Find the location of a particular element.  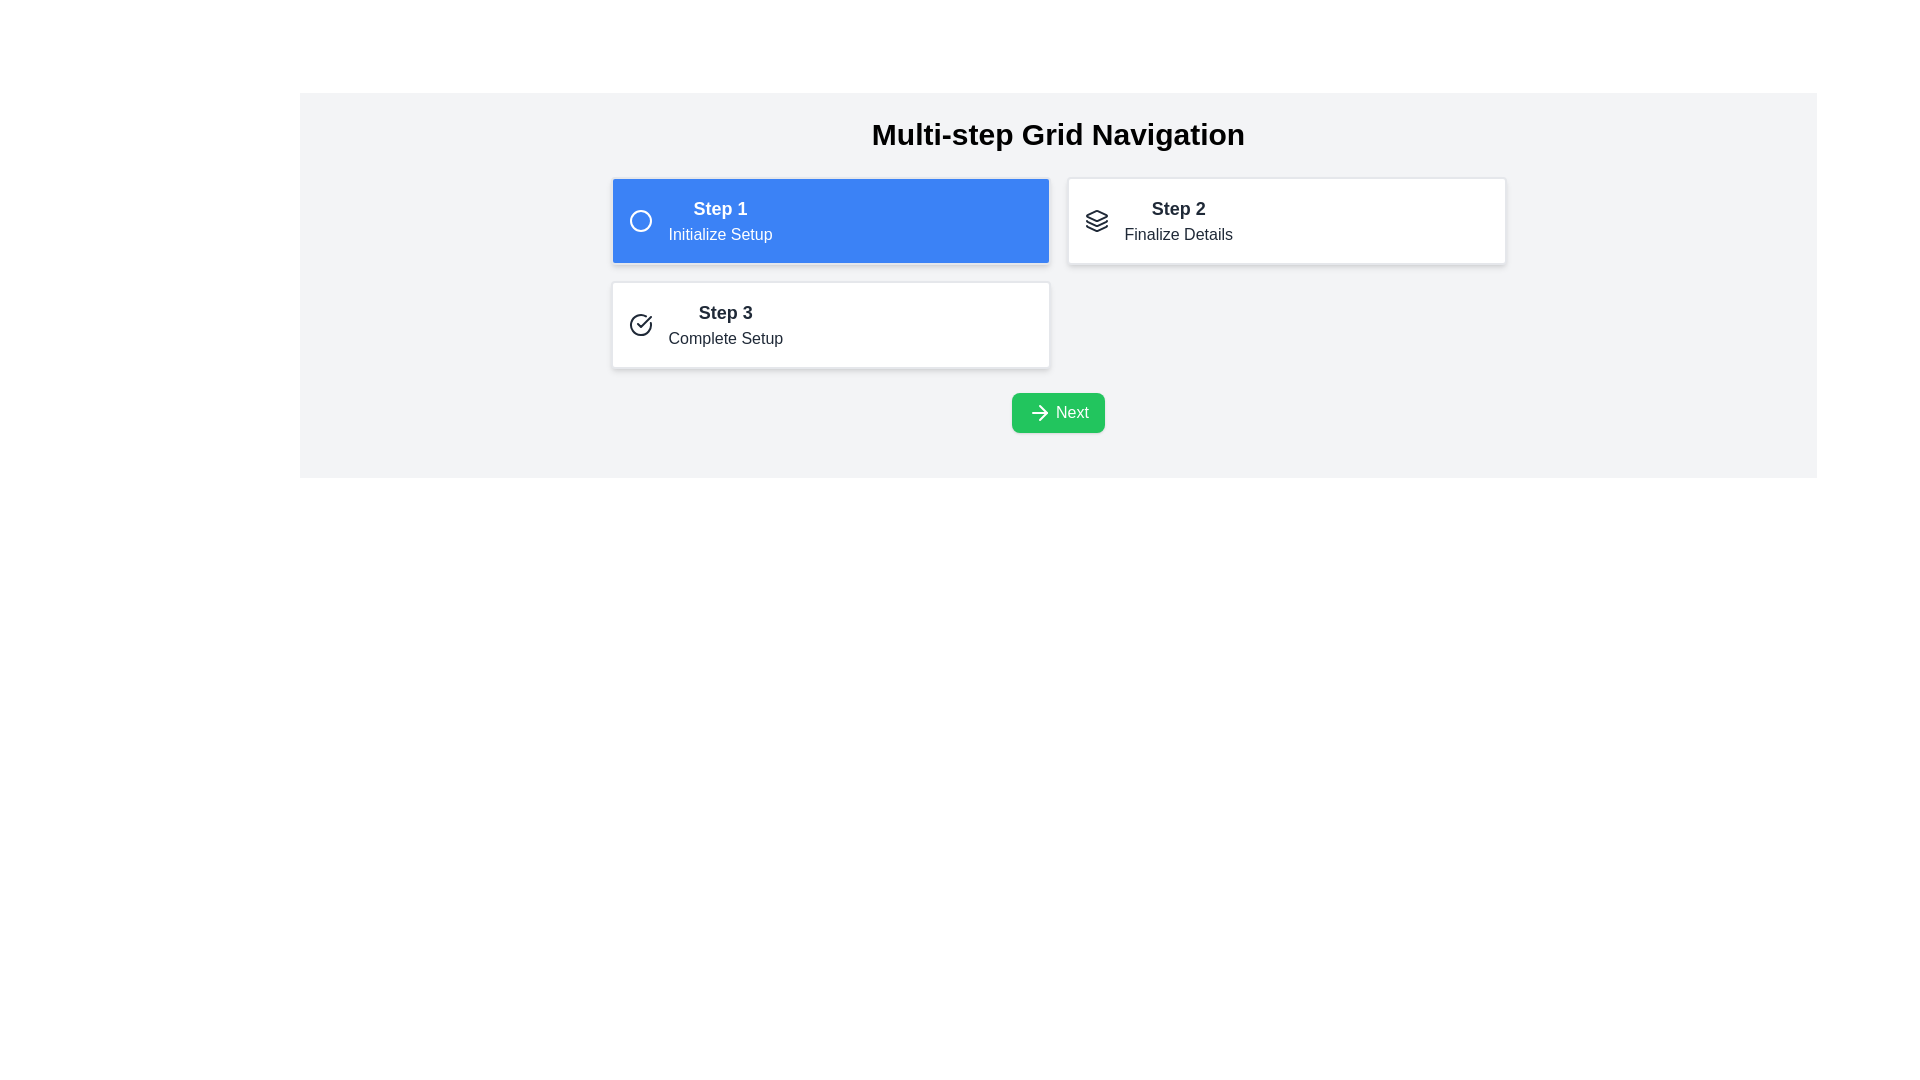

the navigation button located at the bottom right of the multi-step navigation interface, below the 'Step 3 Complete Setup' section to visualize hover effects is located at coordinates (1057, 411).